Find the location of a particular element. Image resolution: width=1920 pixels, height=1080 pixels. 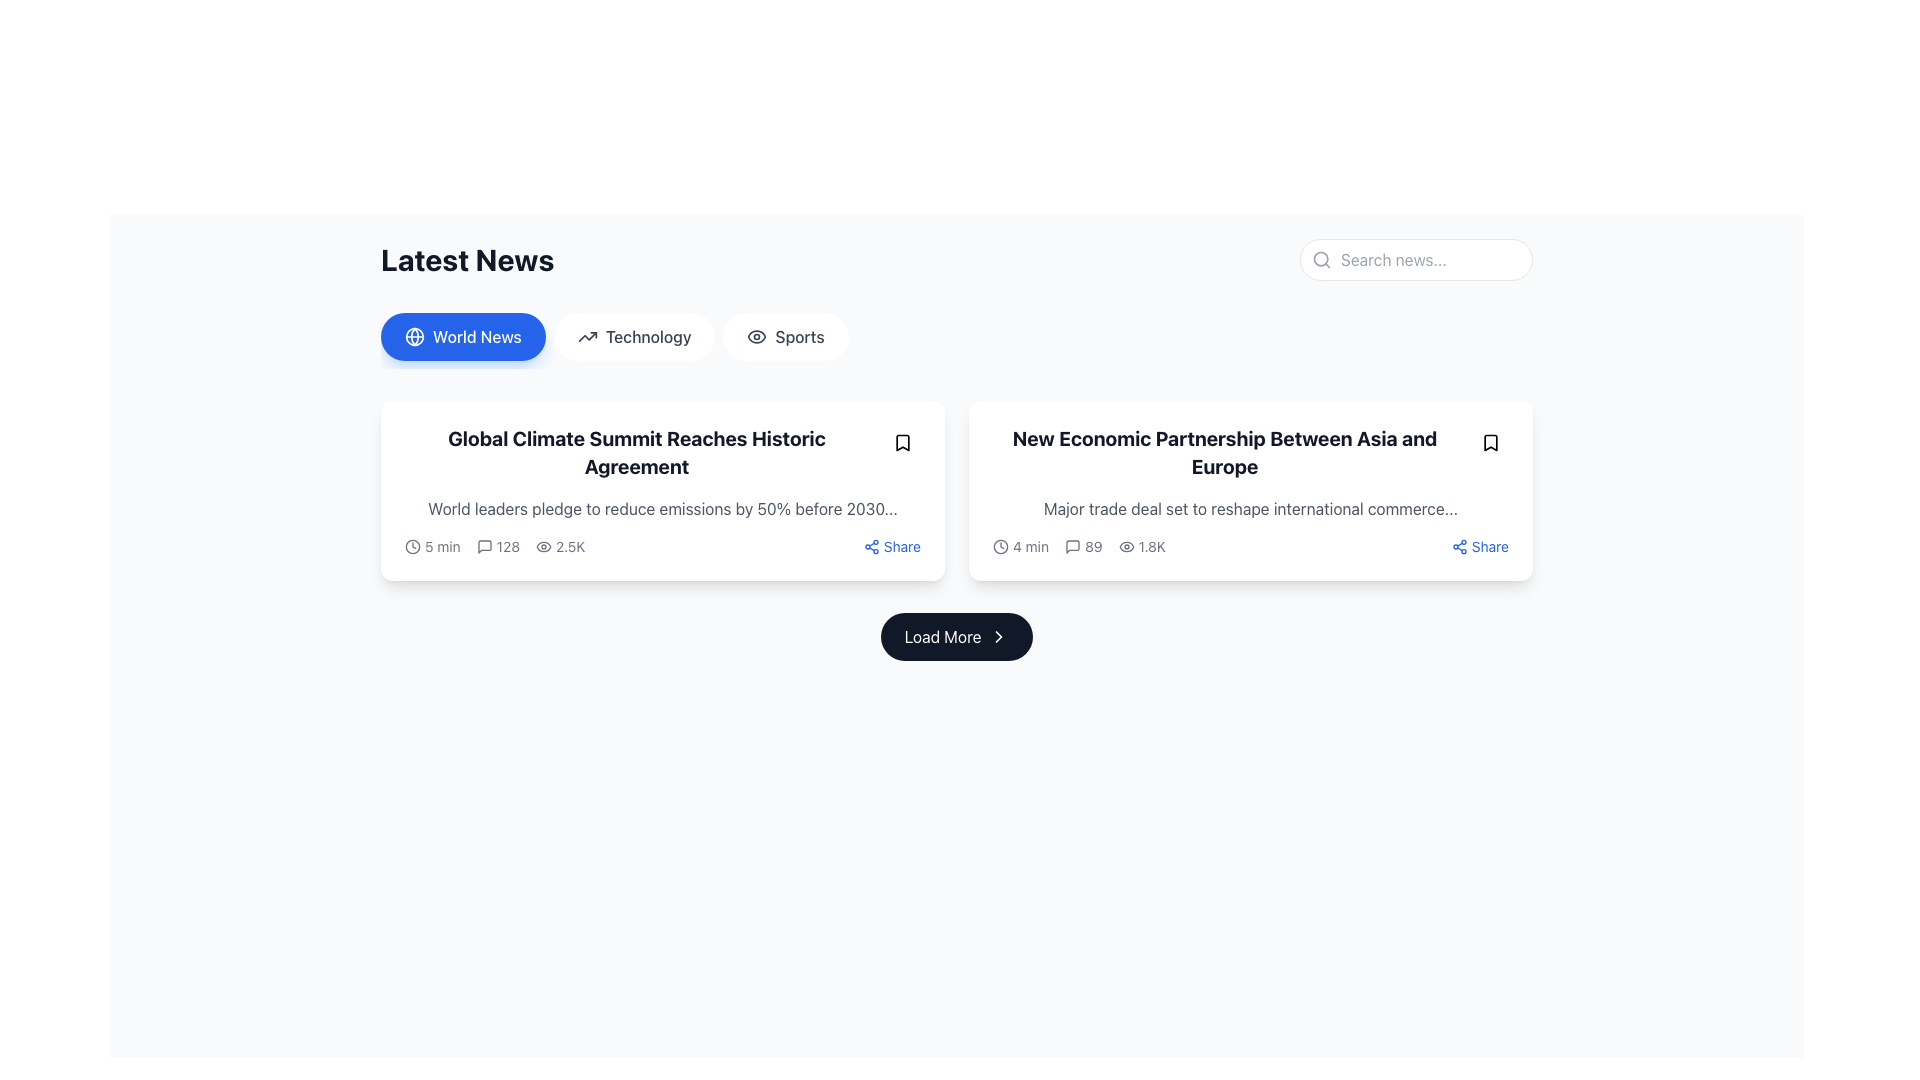

the Duration indicator displaying '4 min' with a clock icon, located at the lower-left corner of the article card for 'New Economic Partnership Between Asia and Europe' is located at coordinates (1021, 547).